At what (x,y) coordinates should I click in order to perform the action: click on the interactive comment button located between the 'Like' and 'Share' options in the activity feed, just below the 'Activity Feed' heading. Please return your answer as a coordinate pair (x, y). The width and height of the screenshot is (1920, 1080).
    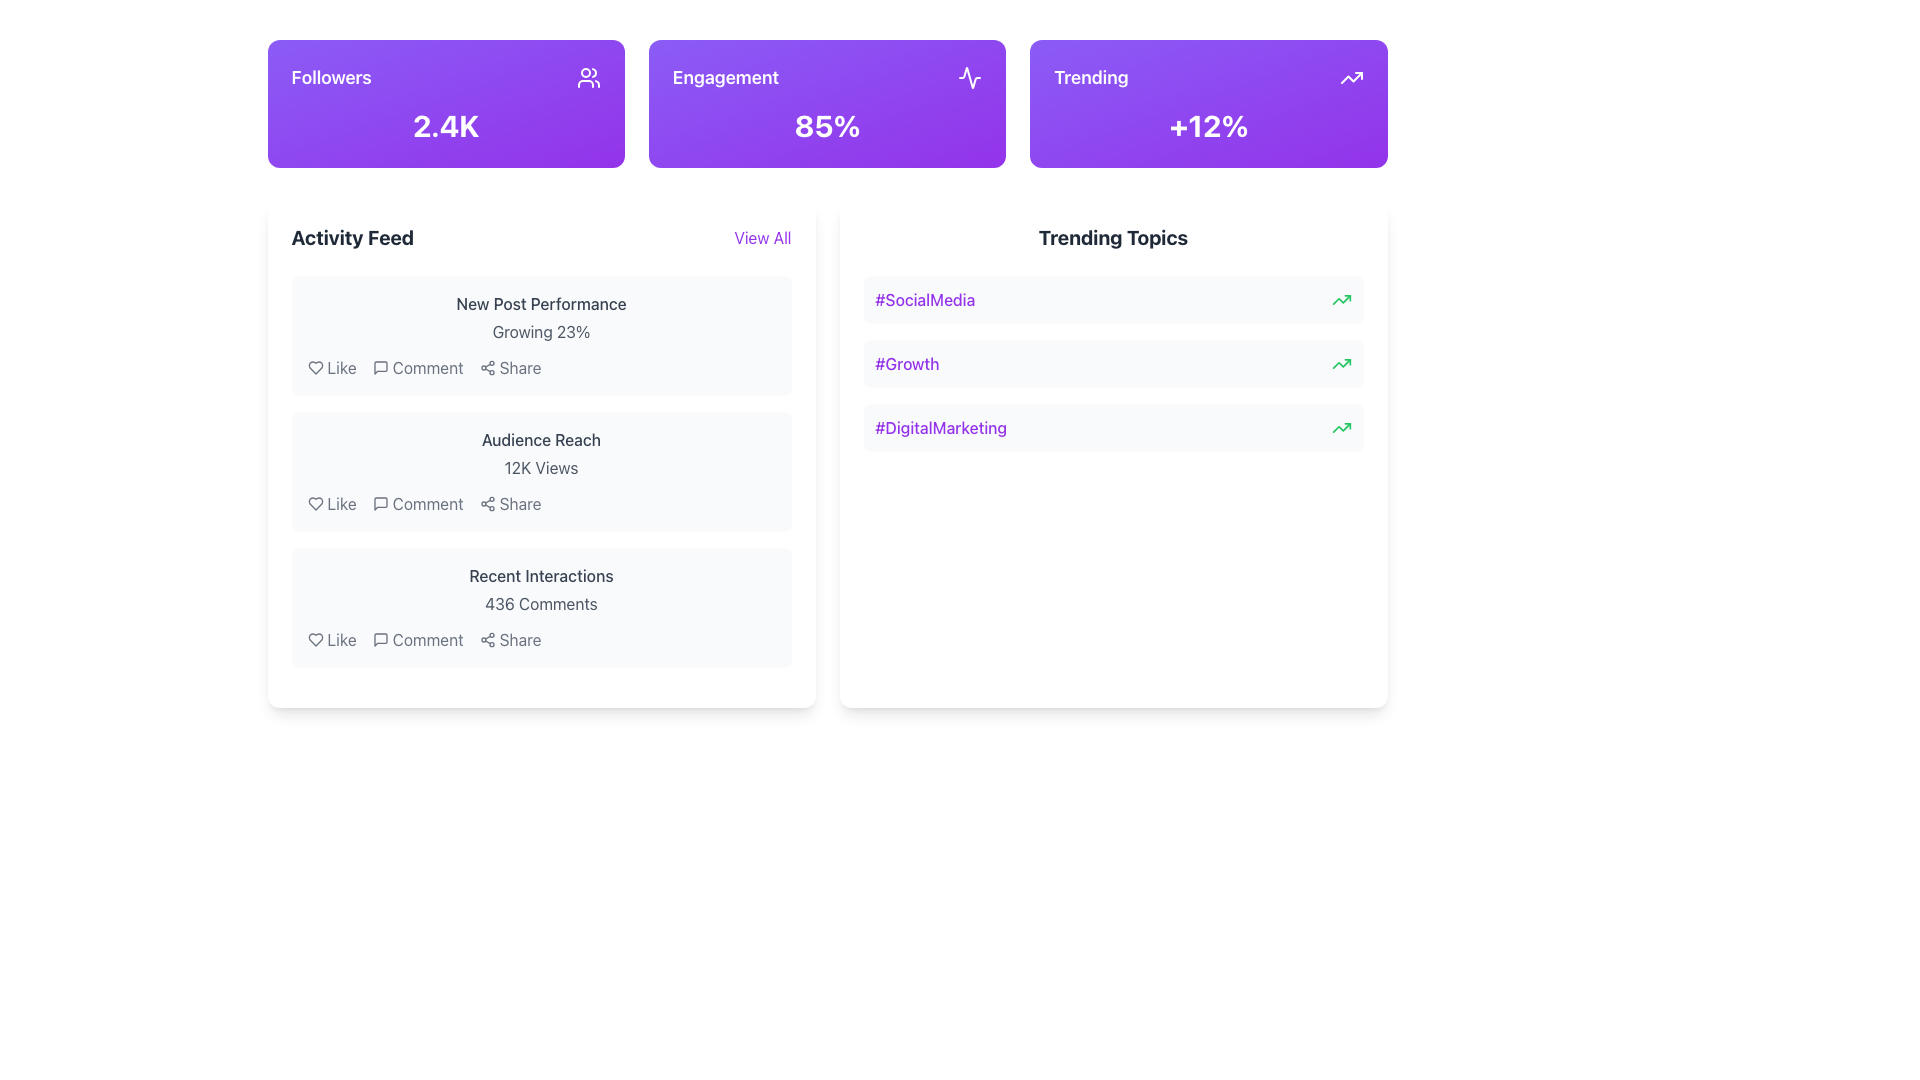
    Looking at the image, I should click on (417, 367).